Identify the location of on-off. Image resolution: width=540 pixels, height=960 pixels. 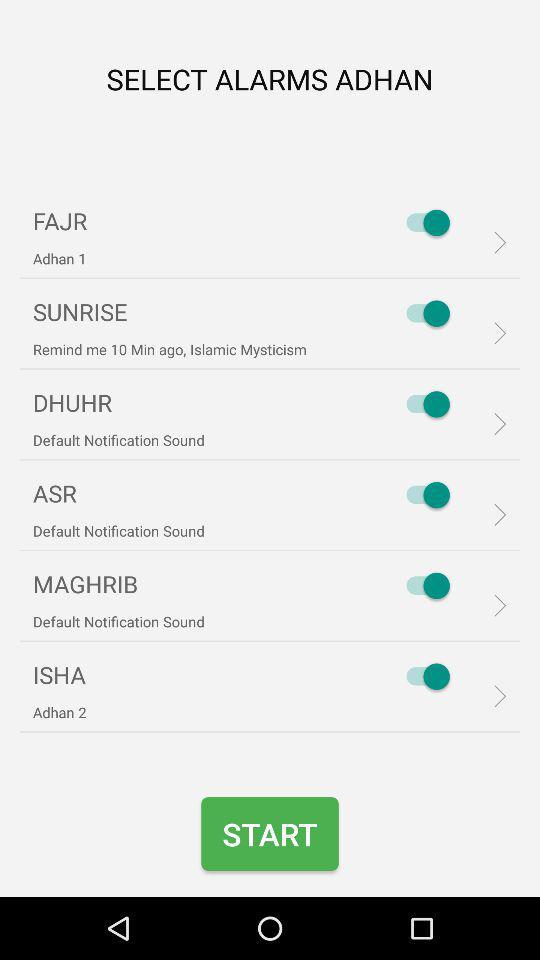
(422, 222).